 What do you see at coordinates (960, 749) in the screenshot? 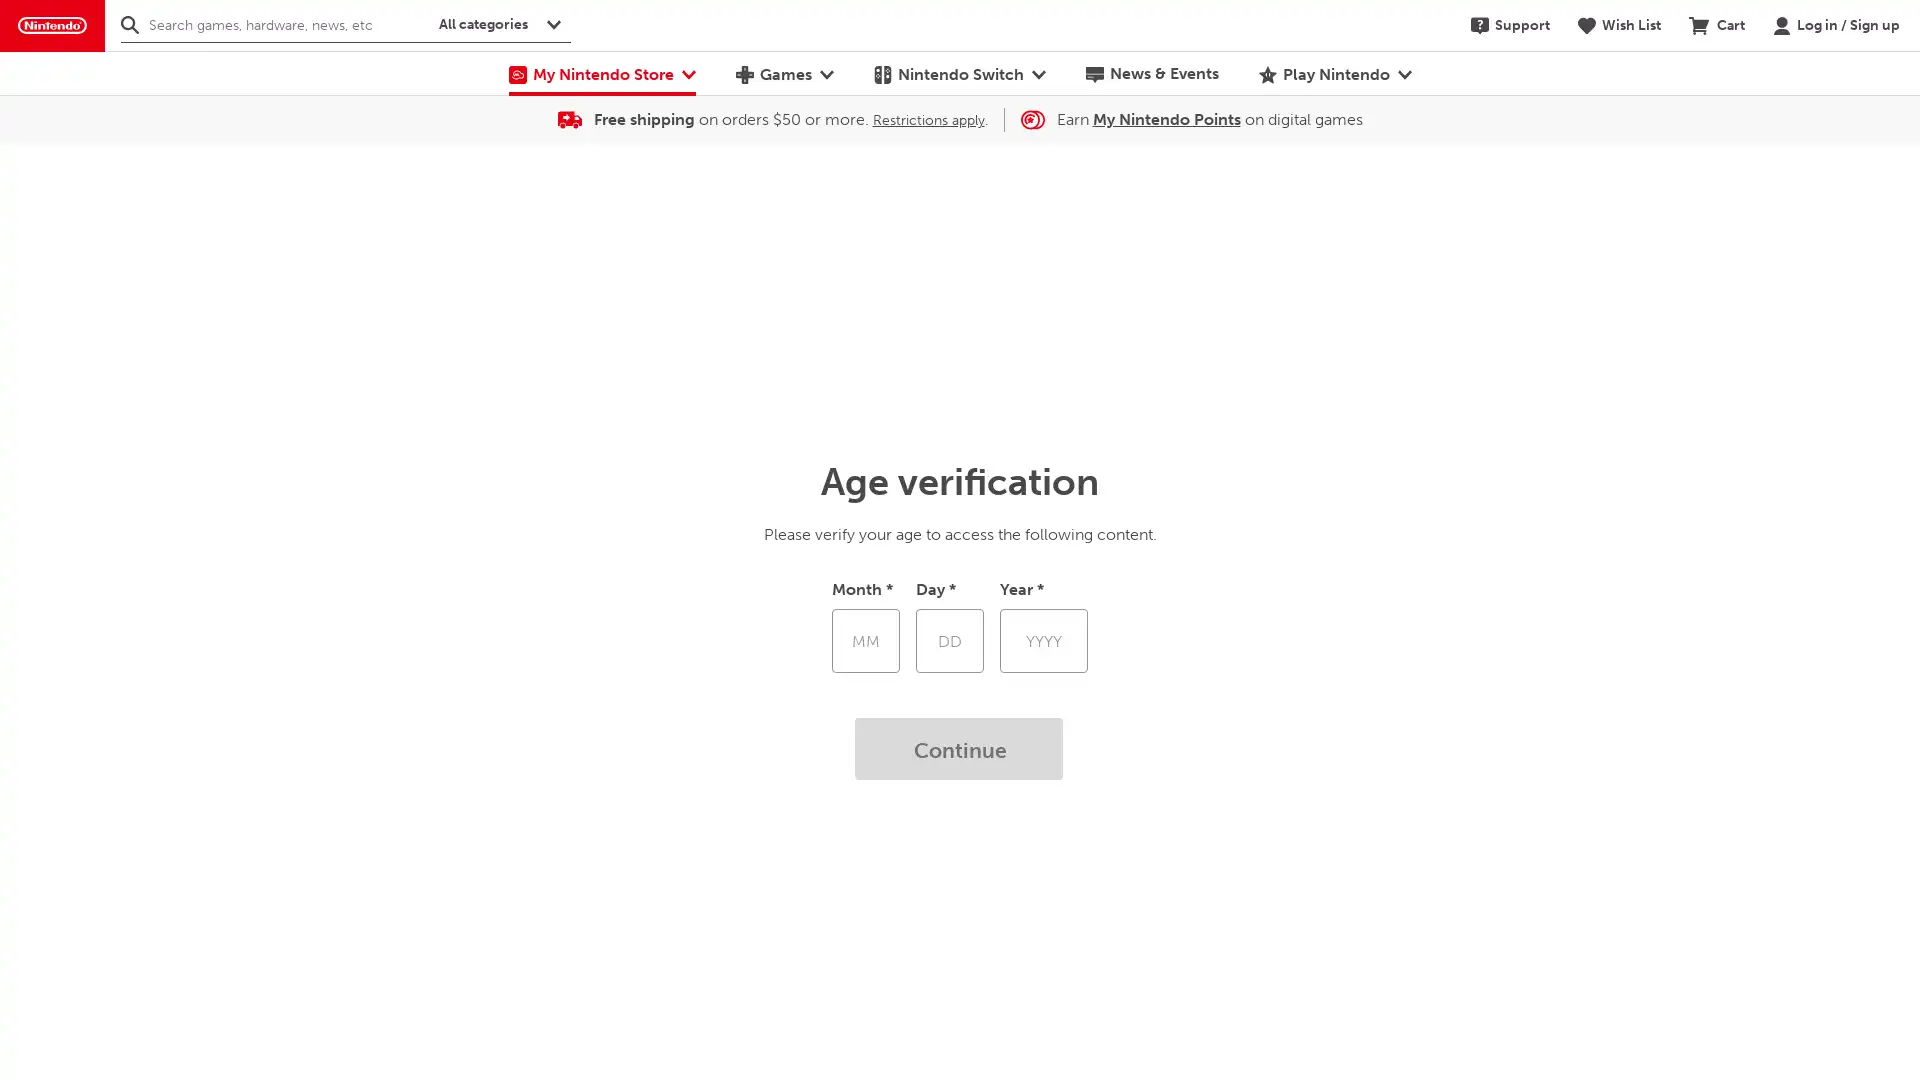
I see `Continue` at bounding box center [960, 749].